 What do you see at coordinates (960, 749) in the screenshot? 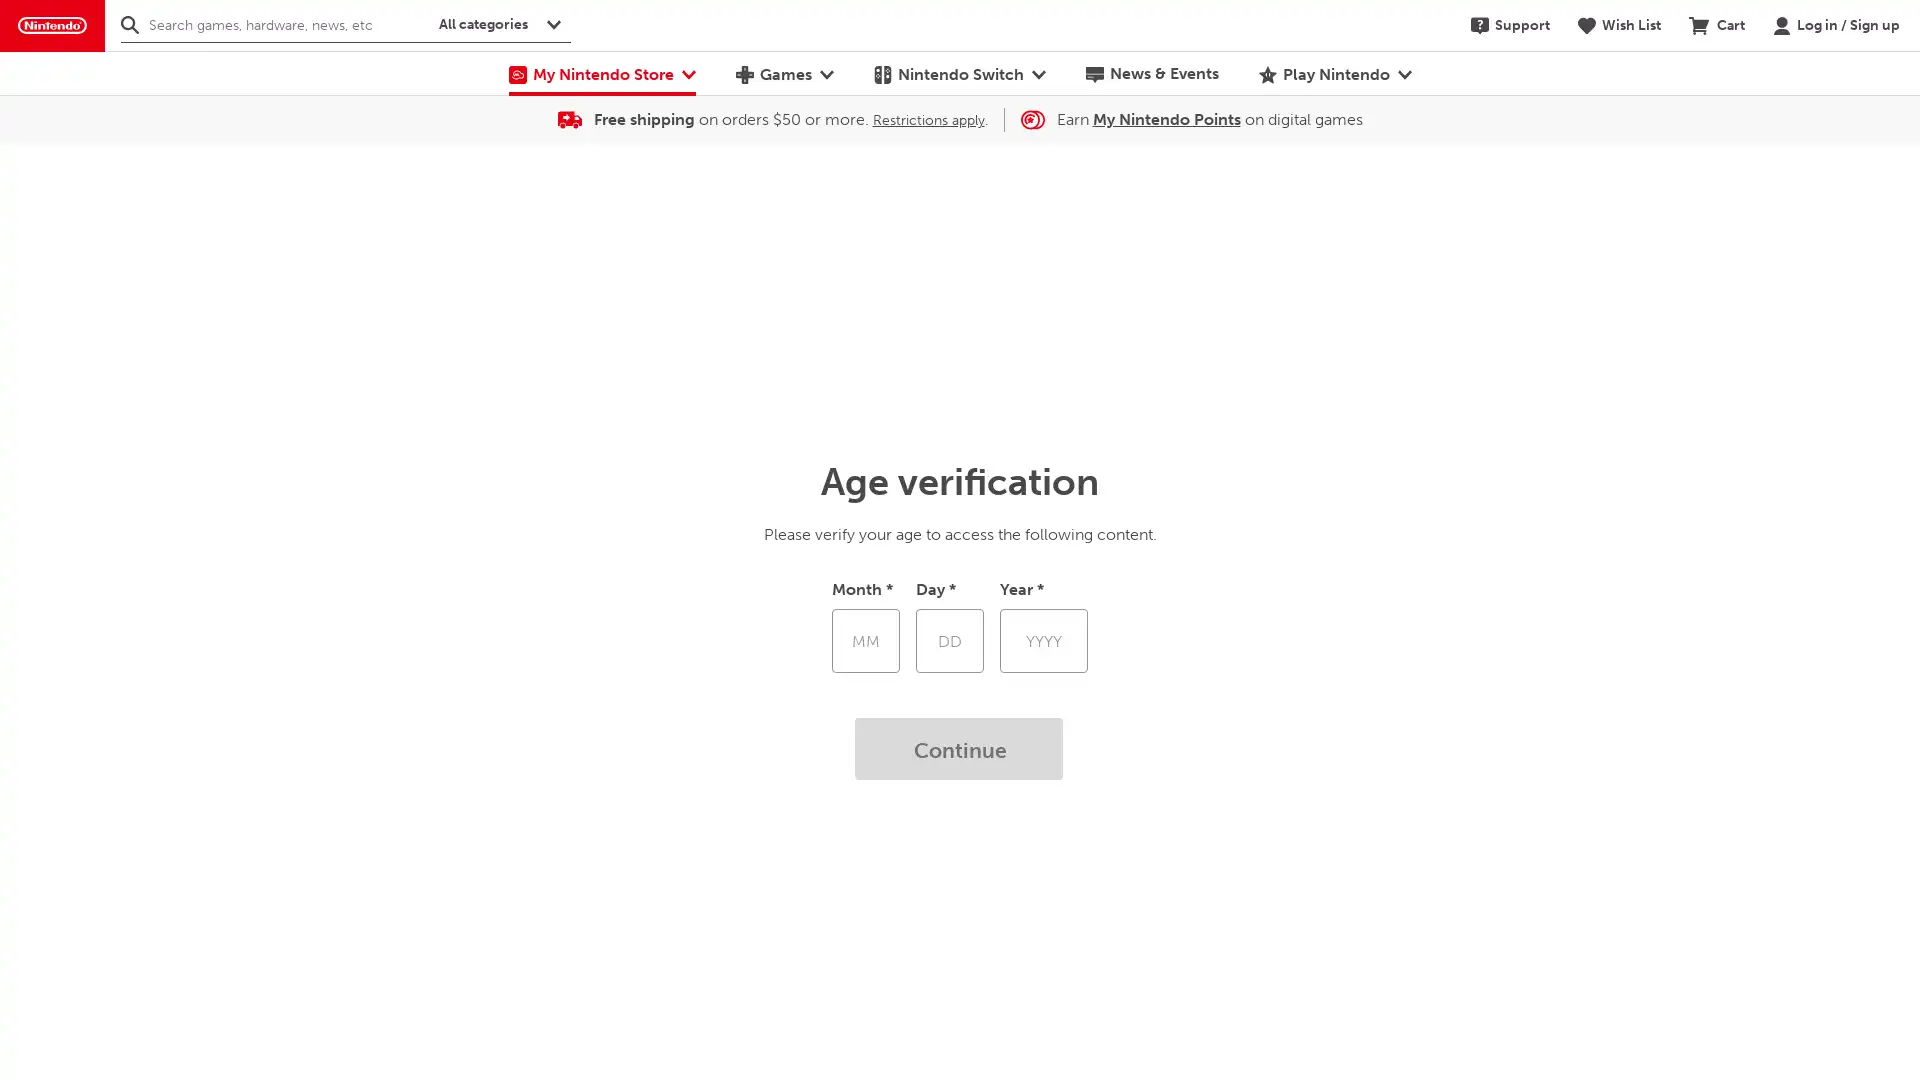
I see `Continue` at bounding box center [960, 749].